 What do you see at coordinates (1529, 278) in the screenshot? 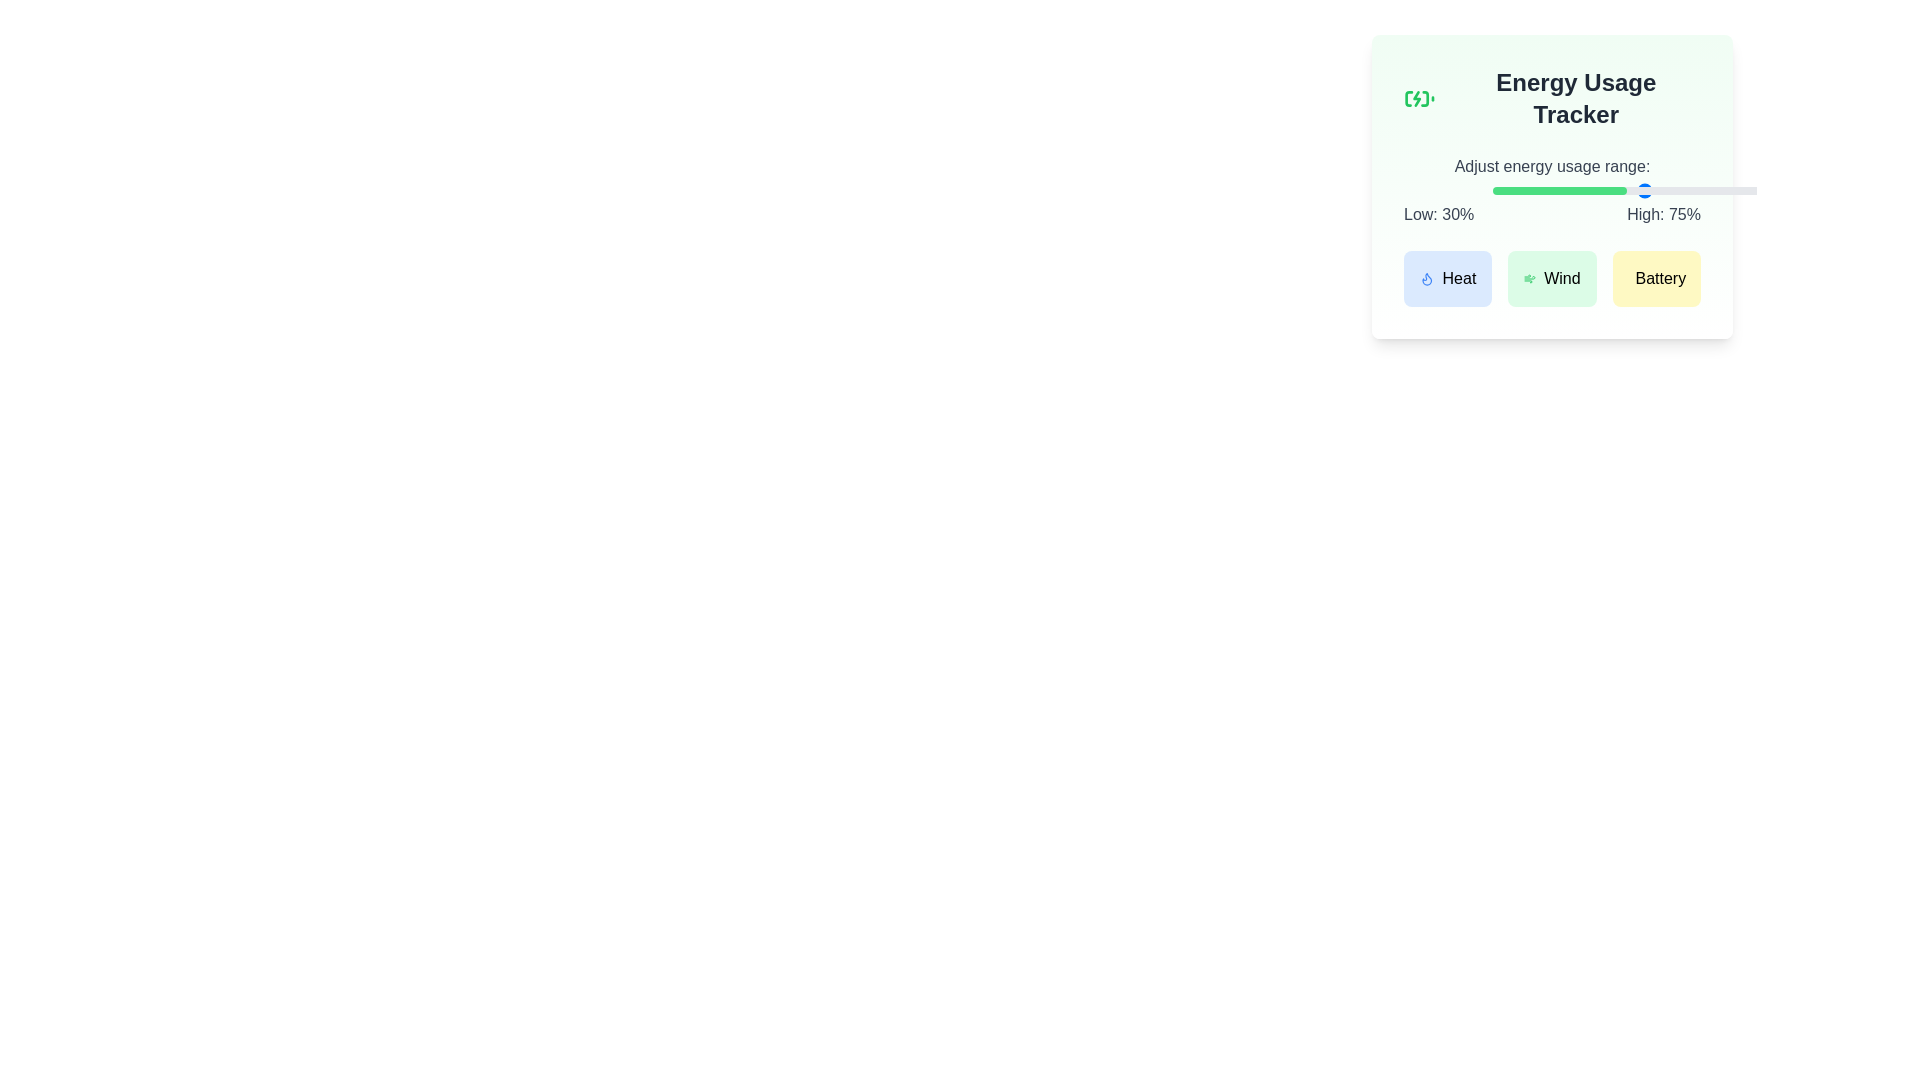
I see `the 'Wind' icon button, which visually represents the 'Wind' feature, located to the left of the text 'Wind' in the middle of a horizontal set of three buttons labeled 'Heat', 'Wind', and 'Battery'` at bounding box center [1529, 278].